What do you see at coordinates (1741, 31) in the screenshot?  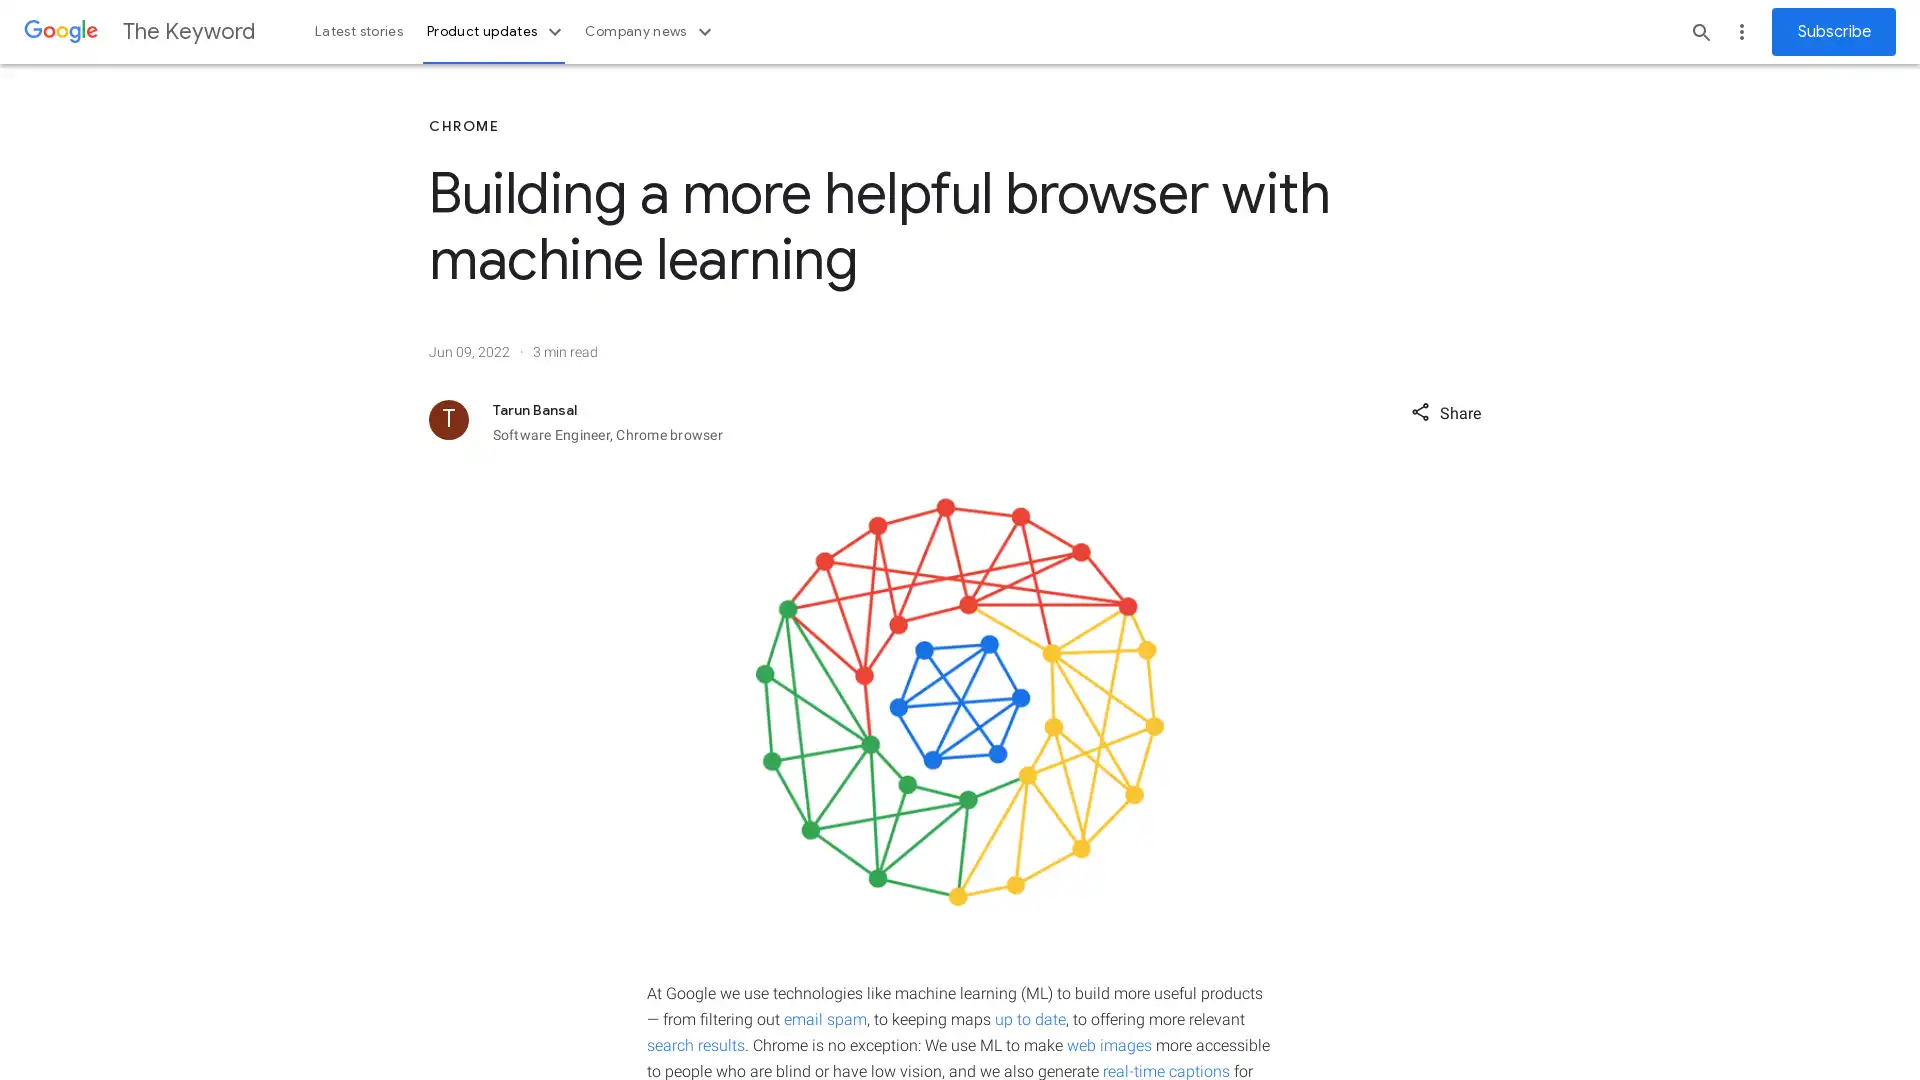 I see `Secondary menu` at bounding box center [1741, 31].